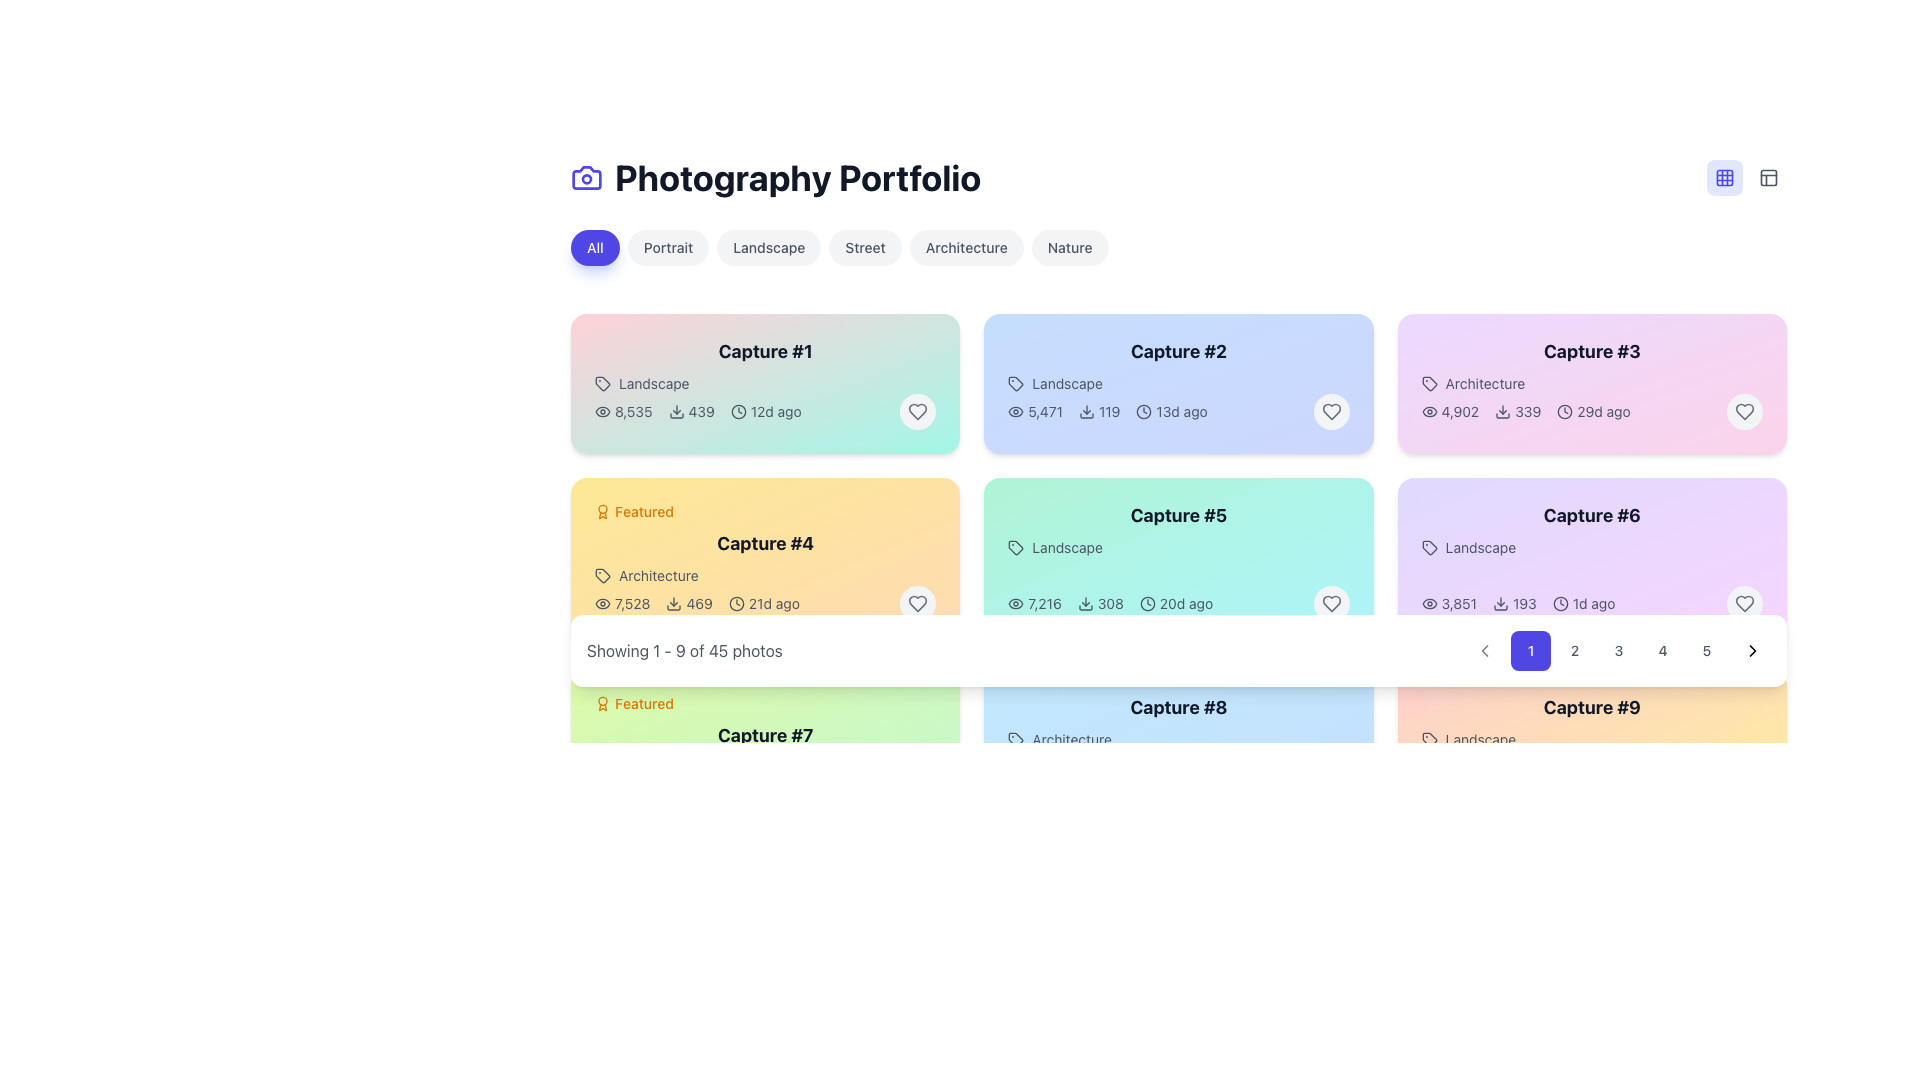  What do you see at coordinates (925, 346) in the screenshot?
I see `the maximize button in the top-right corner of the 'Capture #1' card` at bounding box center [925, 346].